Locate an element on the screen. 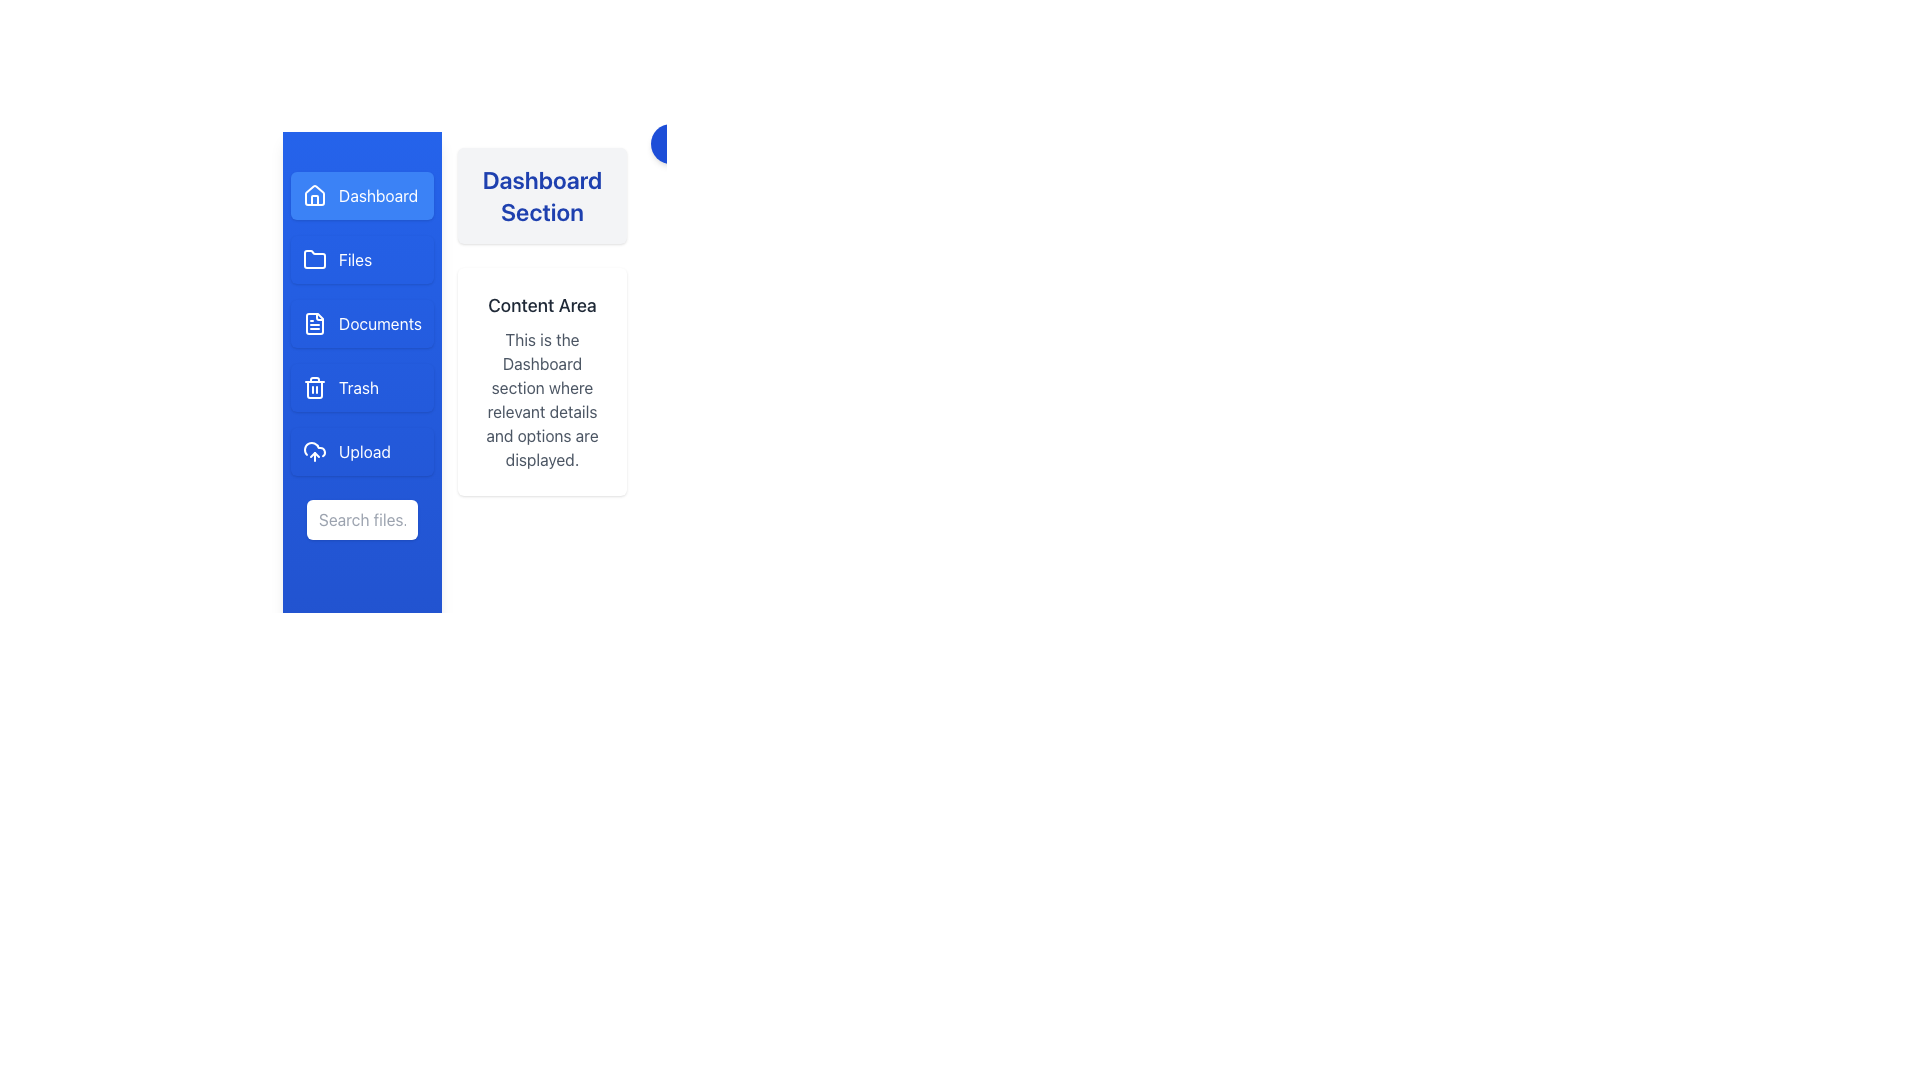 The image size is (1920, 1080). the 'Files' icon located in the navigation sidebar is located at coordinates (314, 258).